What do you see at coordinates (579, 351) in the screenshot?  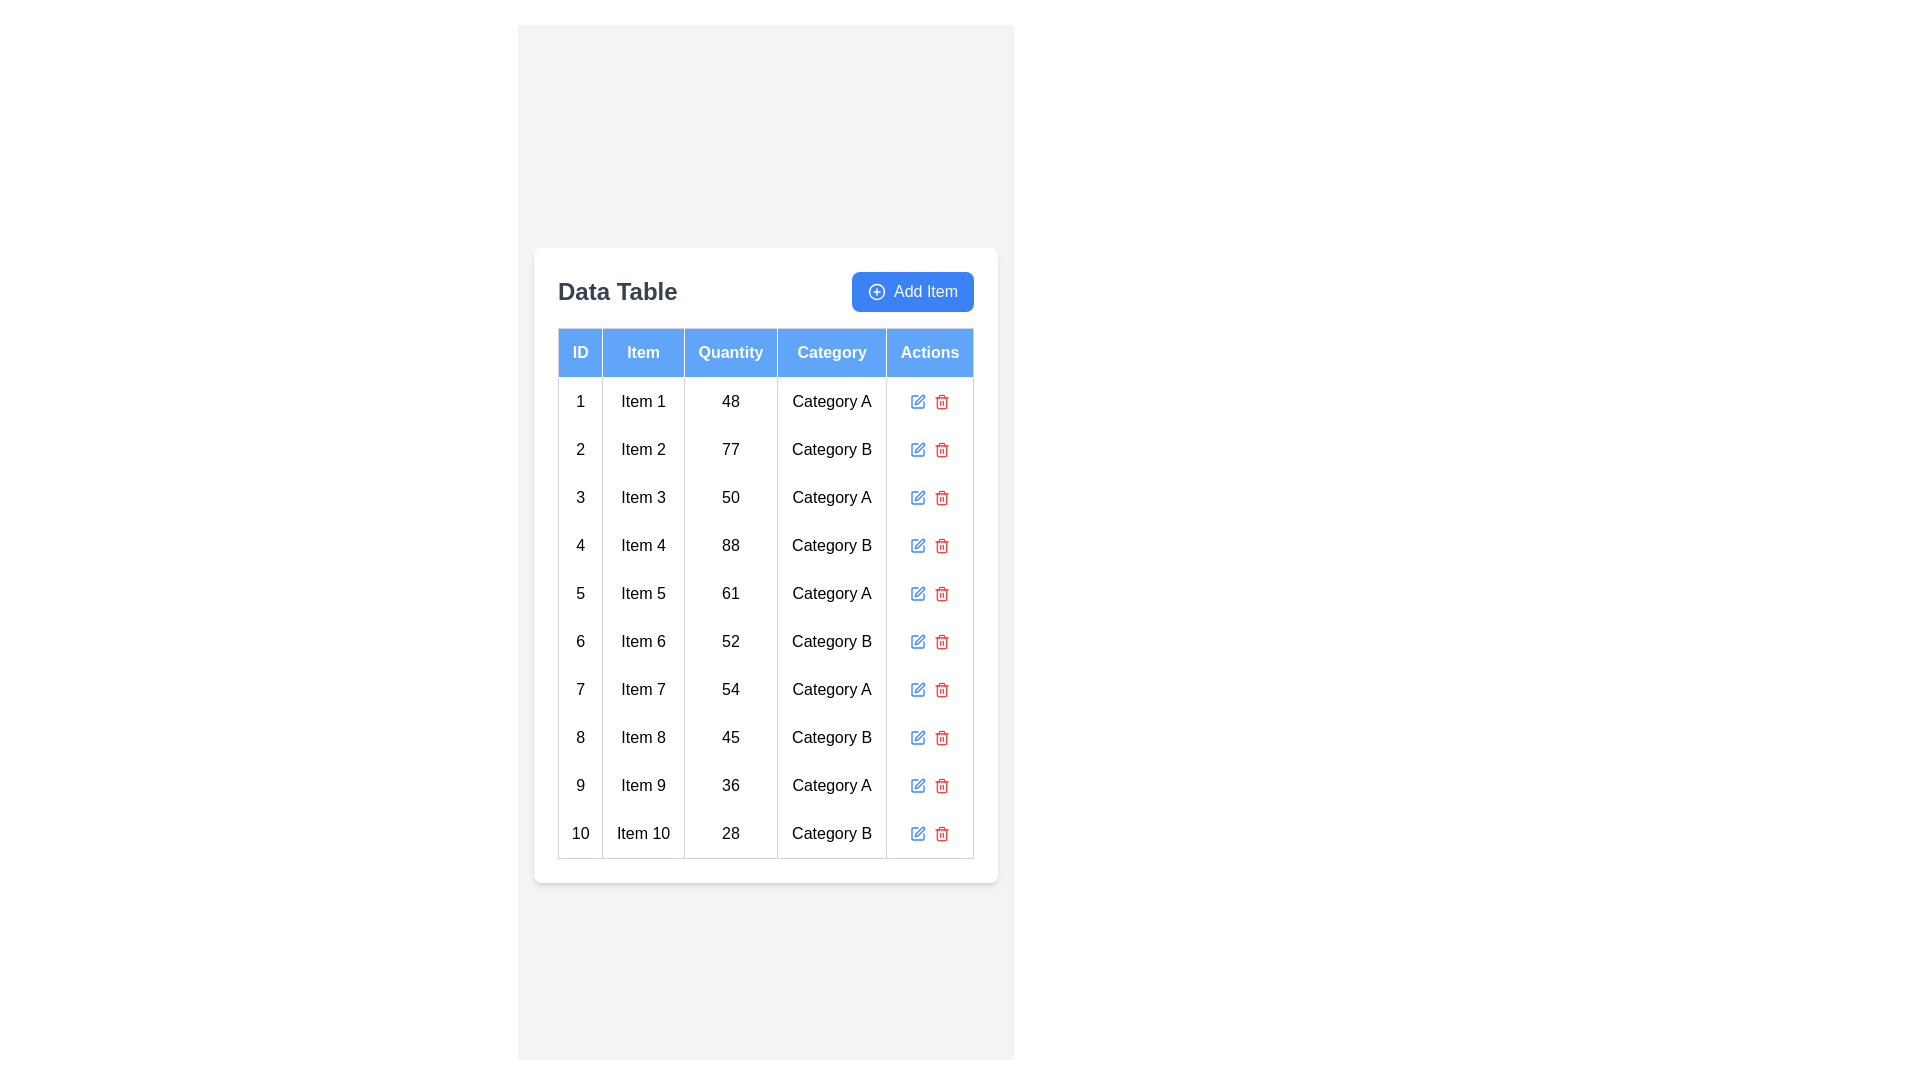 I see `the 'ID' column header in the table, which is located at the leftmost side of the header row` at bounding box center [579, 351].